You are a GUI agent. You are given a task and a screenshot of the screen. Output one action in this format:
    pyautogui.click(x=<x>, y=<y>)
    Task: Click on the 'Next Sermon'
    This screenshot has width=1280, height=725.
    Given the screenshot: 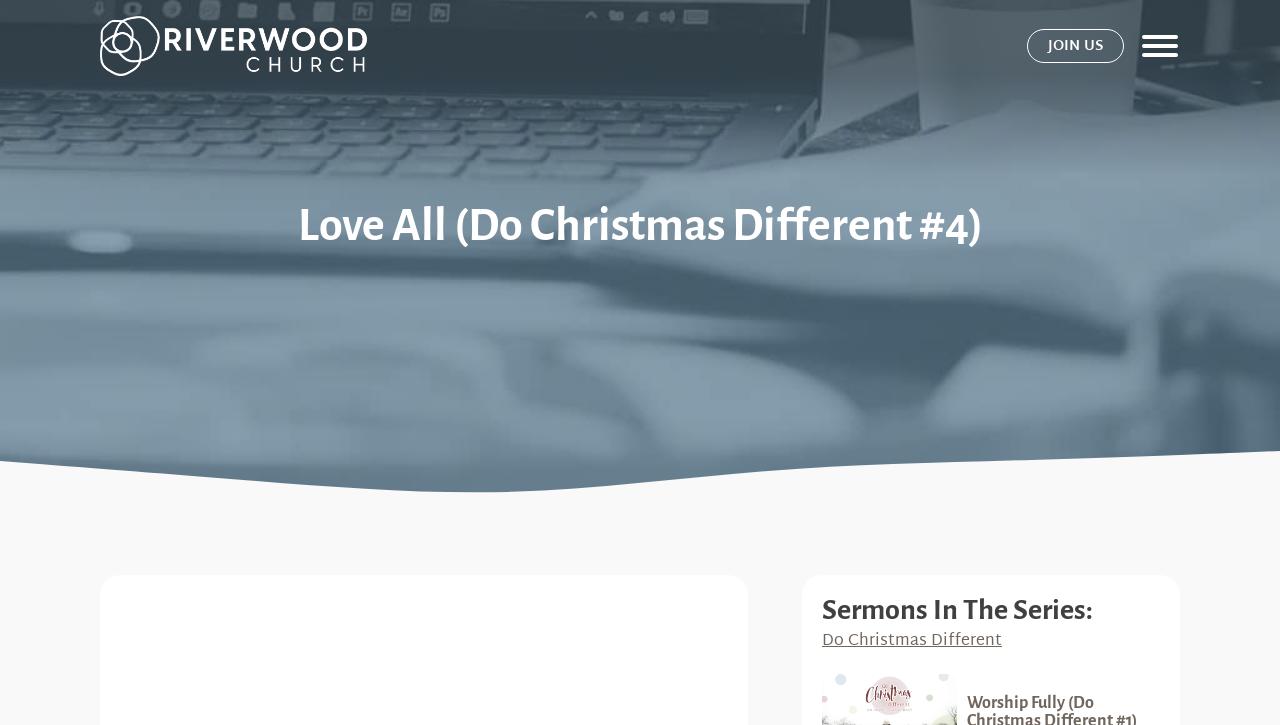 What is the action you would take?
    pyautogui.click(x=952, y=121)
    